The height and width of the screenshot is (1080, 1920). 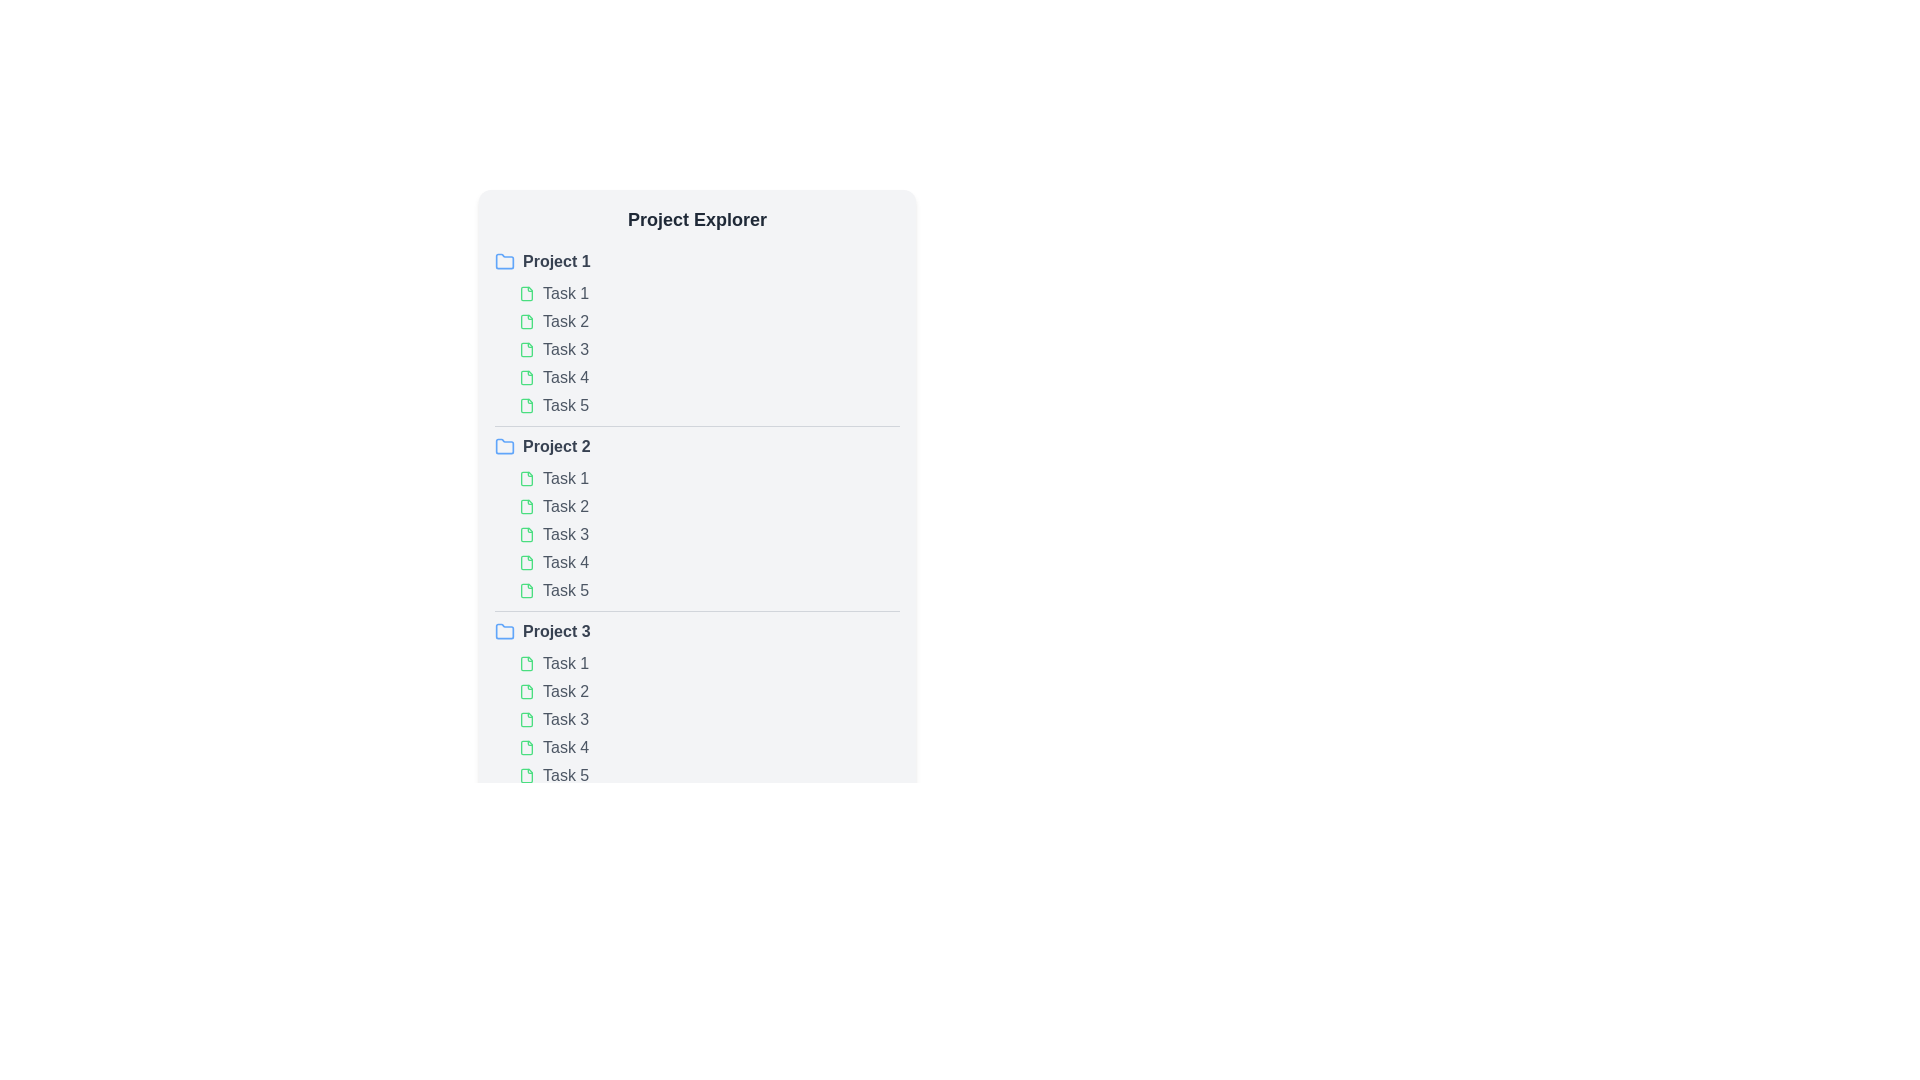 I want to click on the text label displaying 'Task 3' in gray font, located under 'Project 3' in the task list, so click(x=565, y=720).